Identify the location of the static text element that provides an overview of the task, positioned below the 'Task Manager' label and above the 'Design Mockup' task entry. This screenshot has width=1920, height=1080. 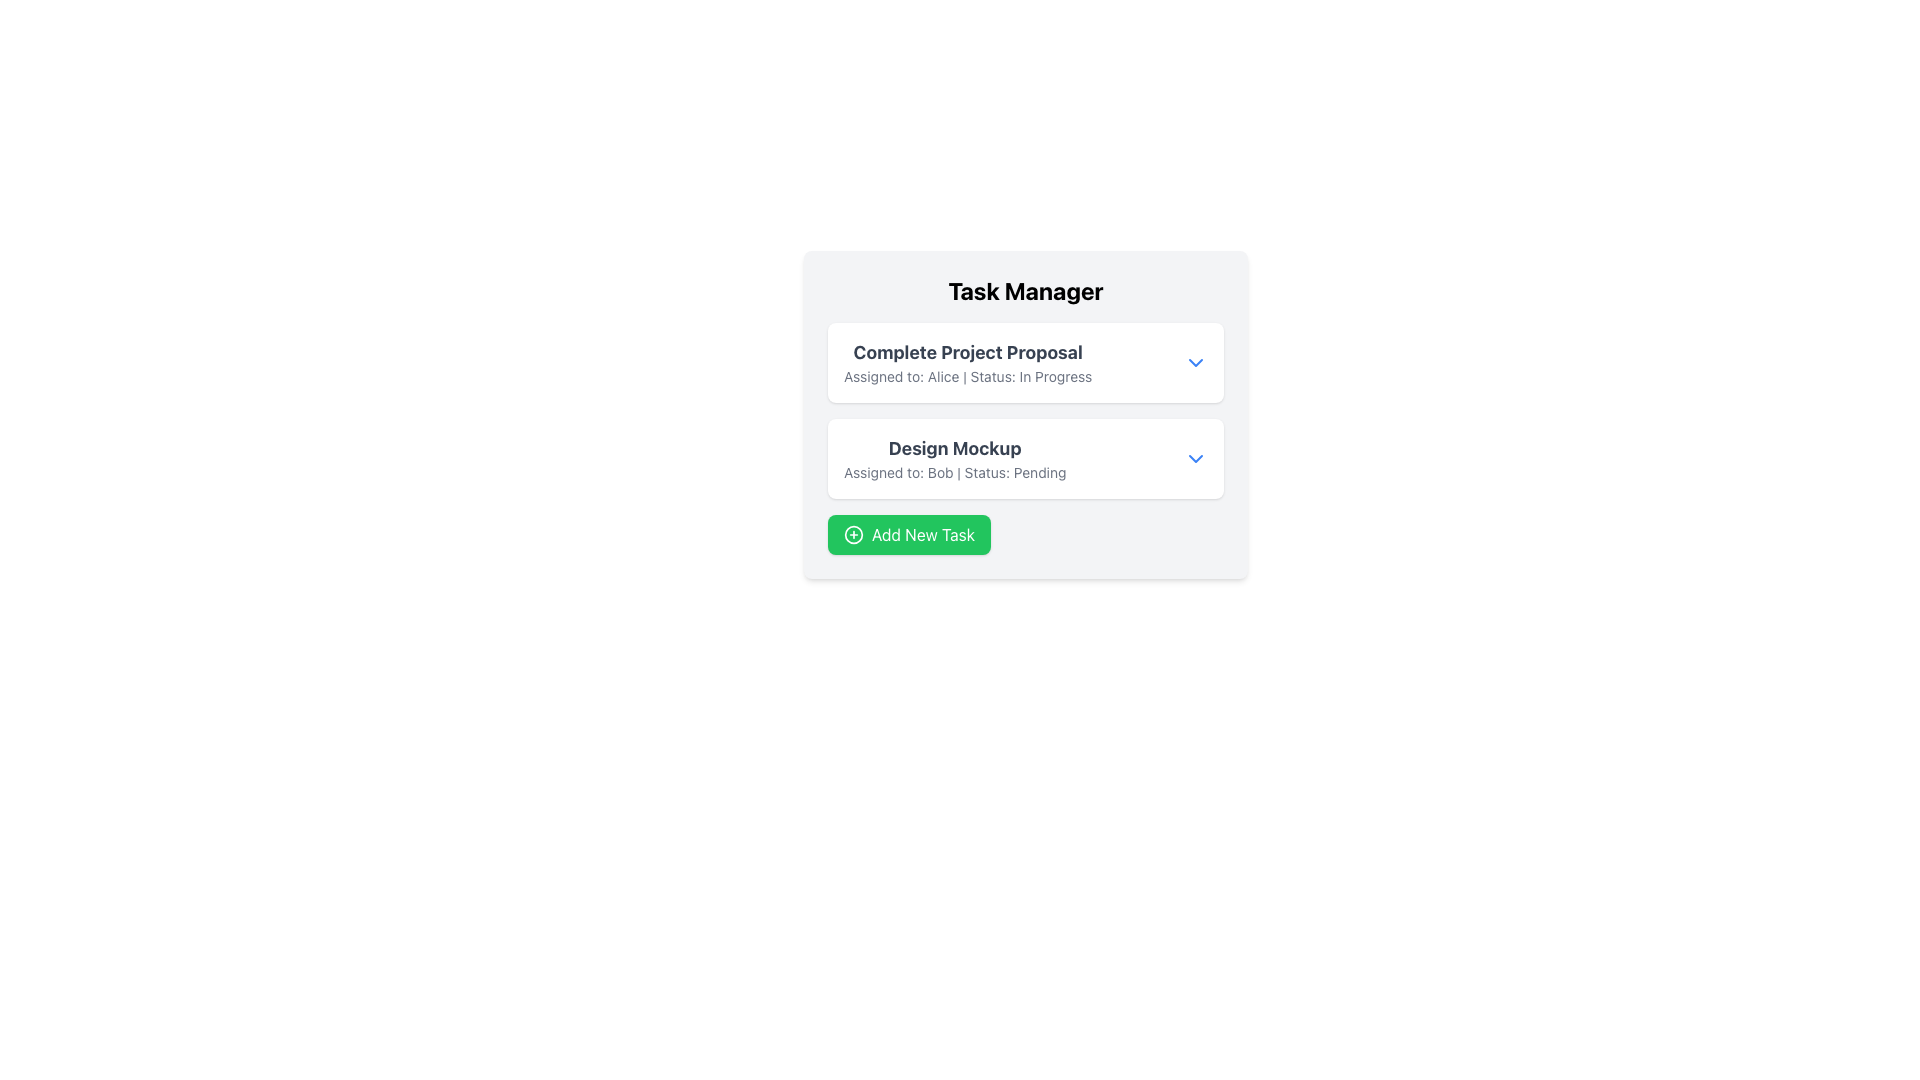
(968, 362).